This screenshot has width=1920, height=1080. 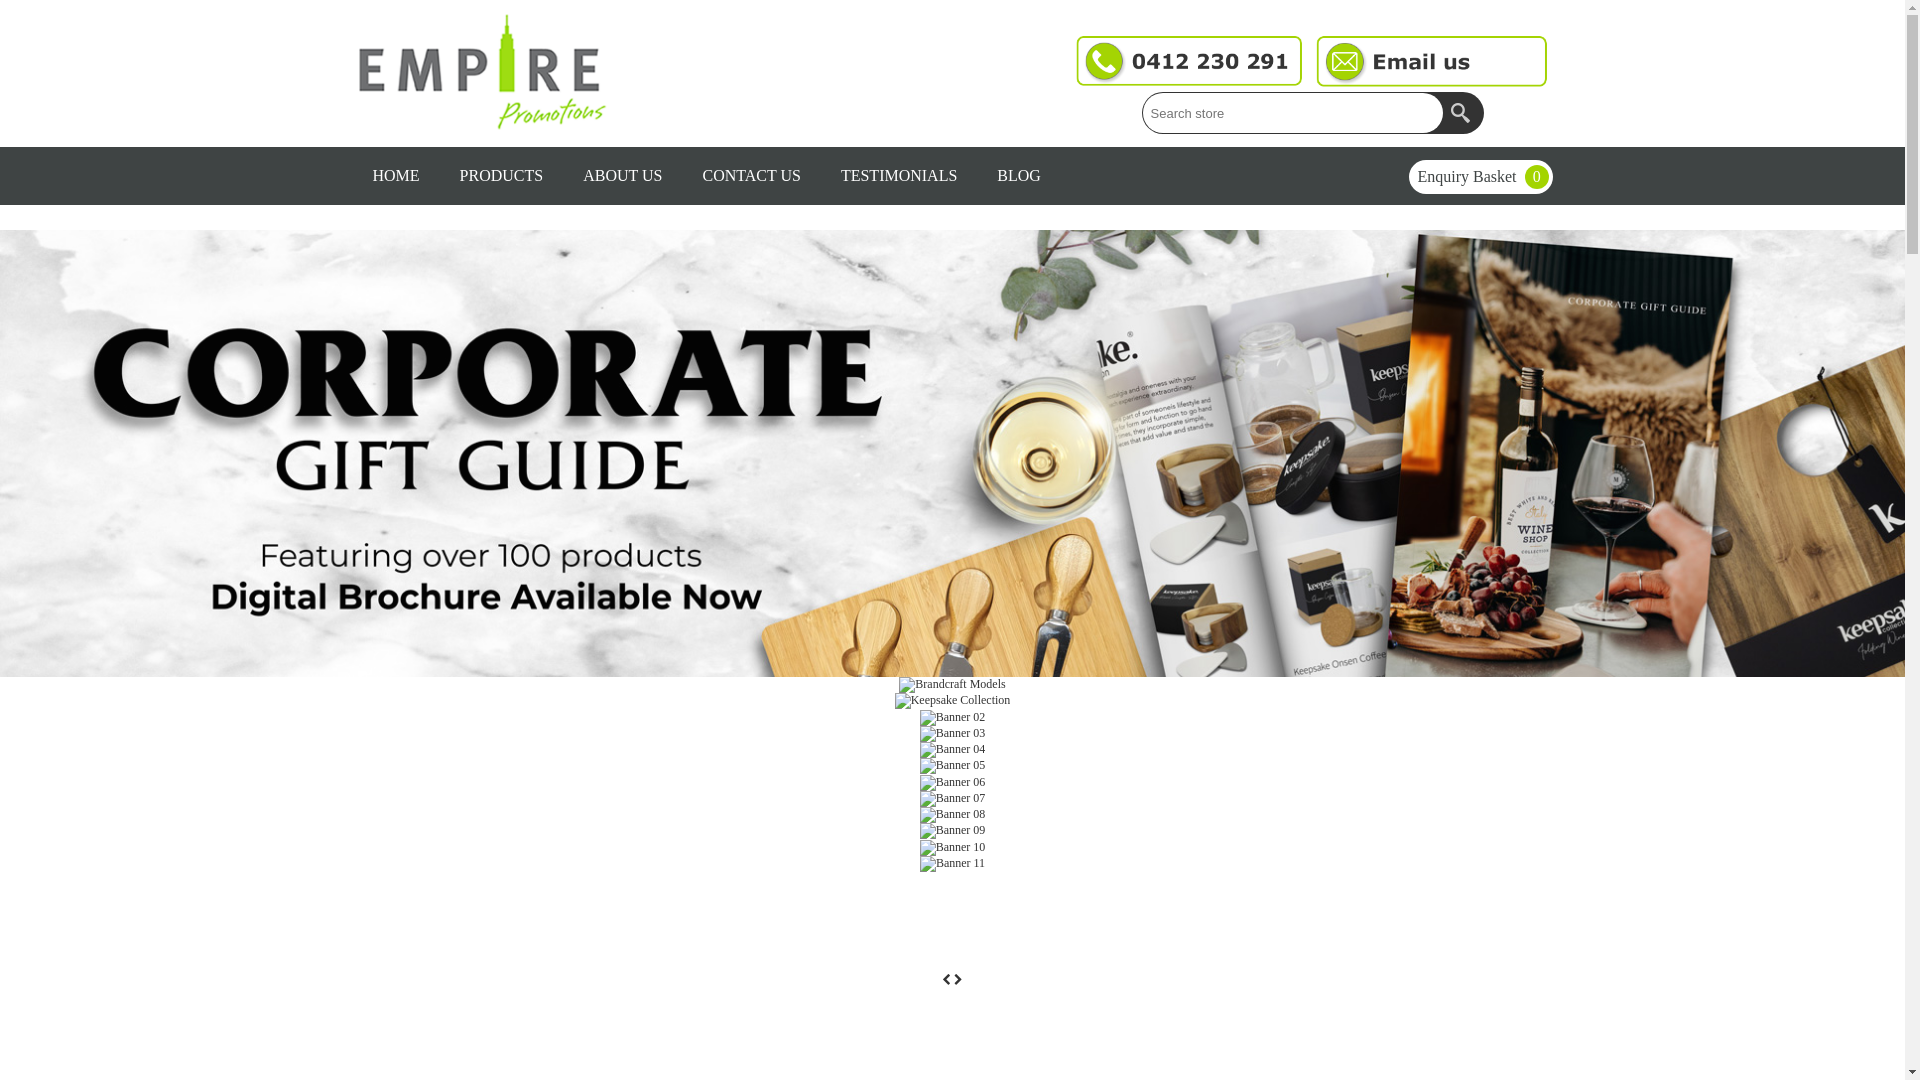 What do you see at coordinates (1018, 175) in the screenshot?
I see `'BLOG'` at bounding box center [1018, 175].